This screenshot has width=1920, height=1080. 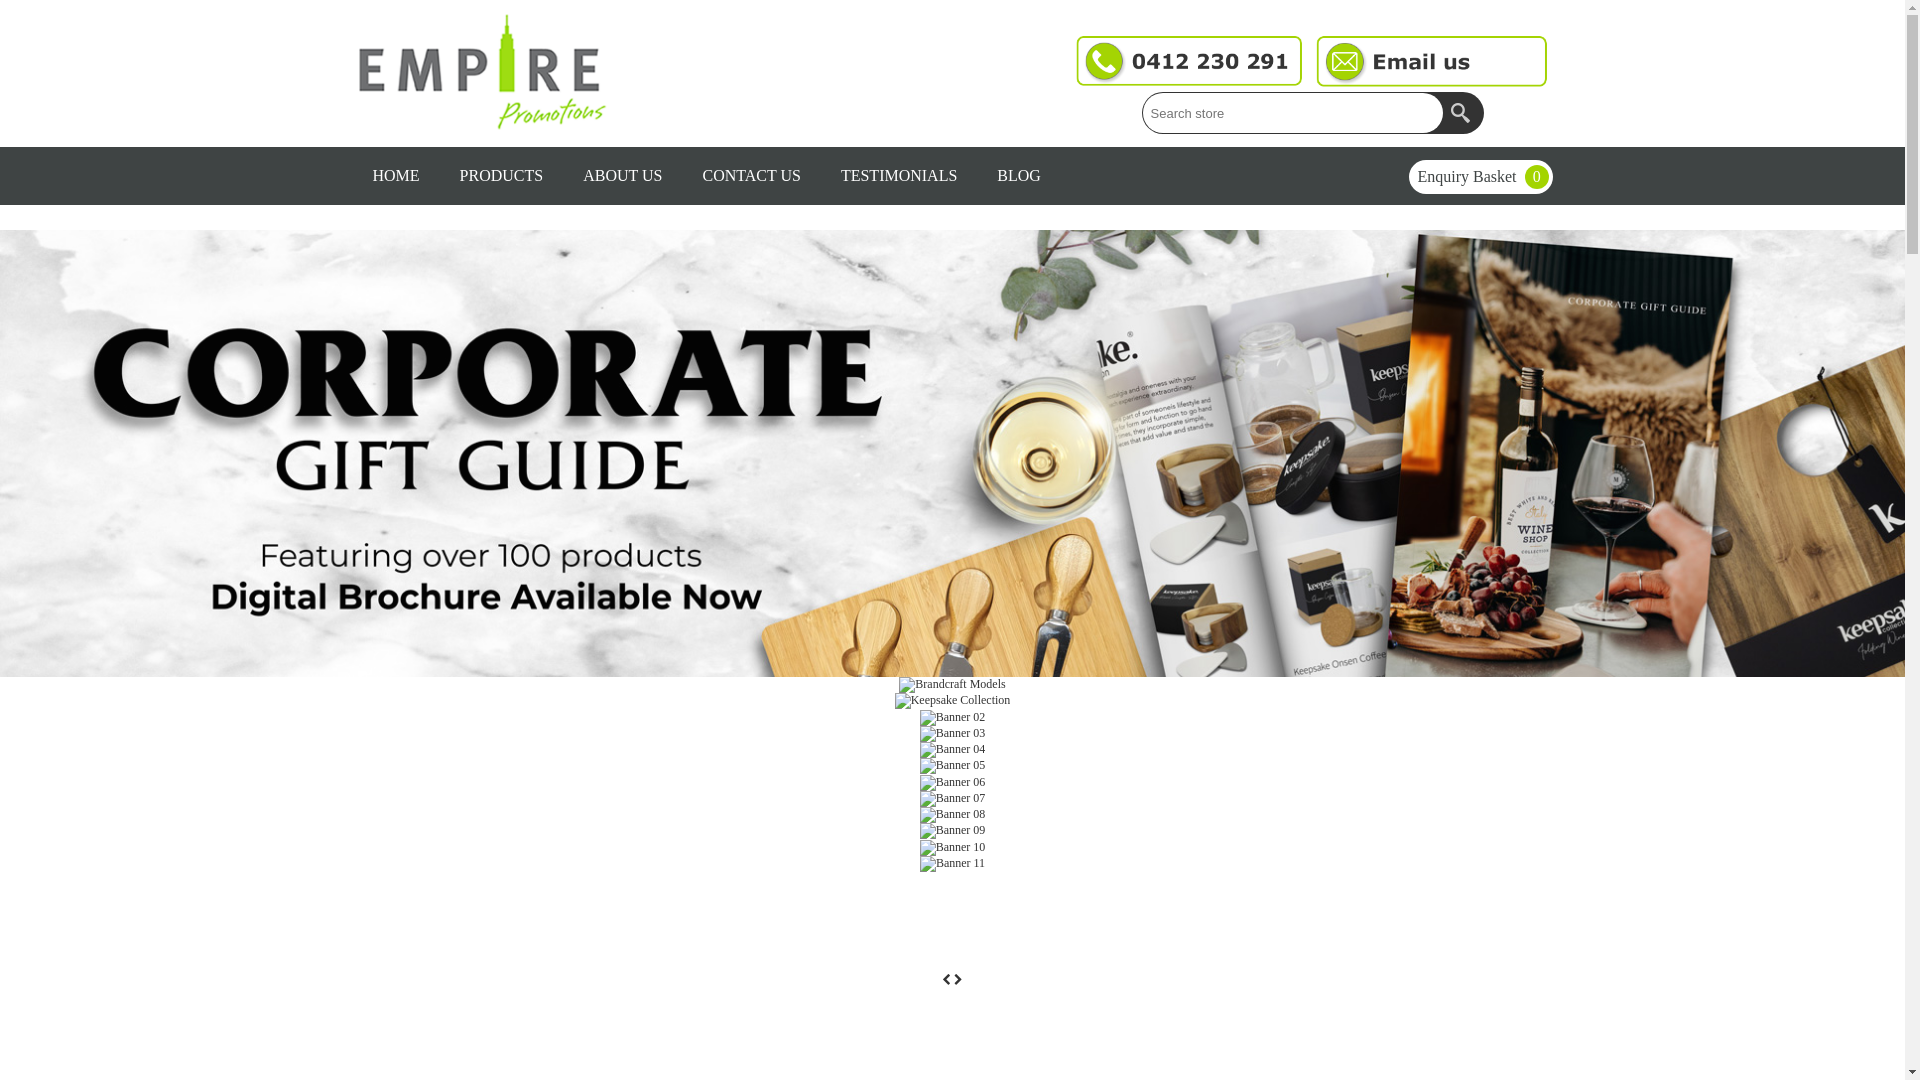 What do you see at coordinates (1018, 175) in the screenshot?
I see `'BLOG'` at bounding box center [1018, 175].